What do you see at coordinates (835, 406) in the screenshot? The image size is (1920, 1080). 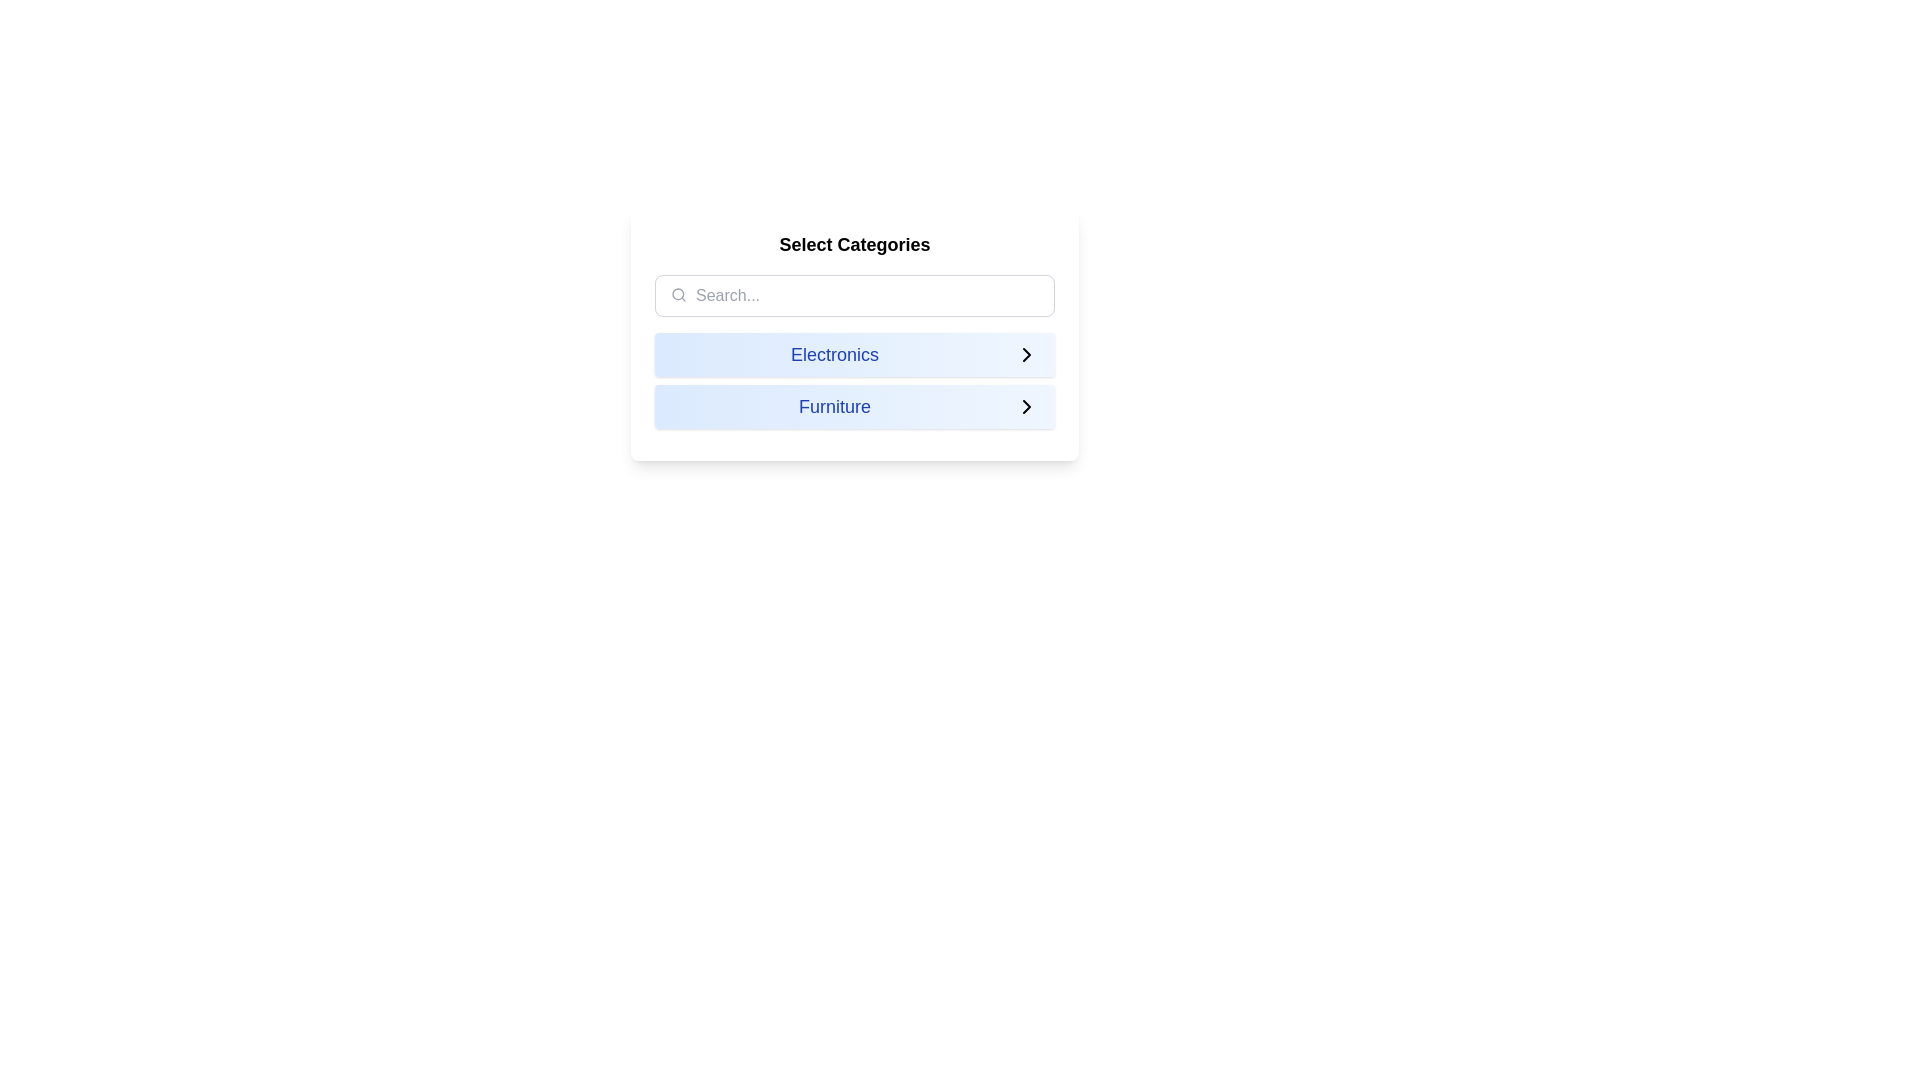 I see `the 'Furniture' text label, which is centrally positioned within a clickable panel that transitions from blue to white` at bounding box center [835, 406].